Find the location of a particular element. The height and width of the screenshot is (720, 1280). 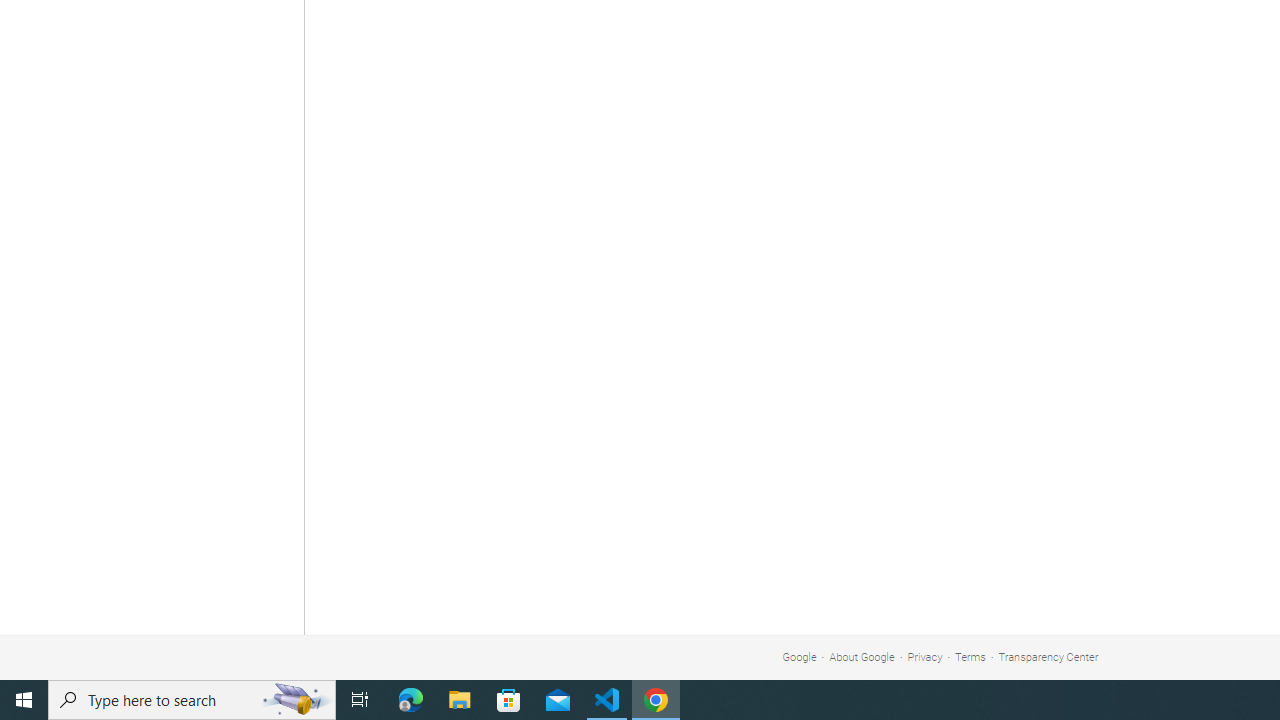

'Transparency Center' is located at coordinates (1047, 657).